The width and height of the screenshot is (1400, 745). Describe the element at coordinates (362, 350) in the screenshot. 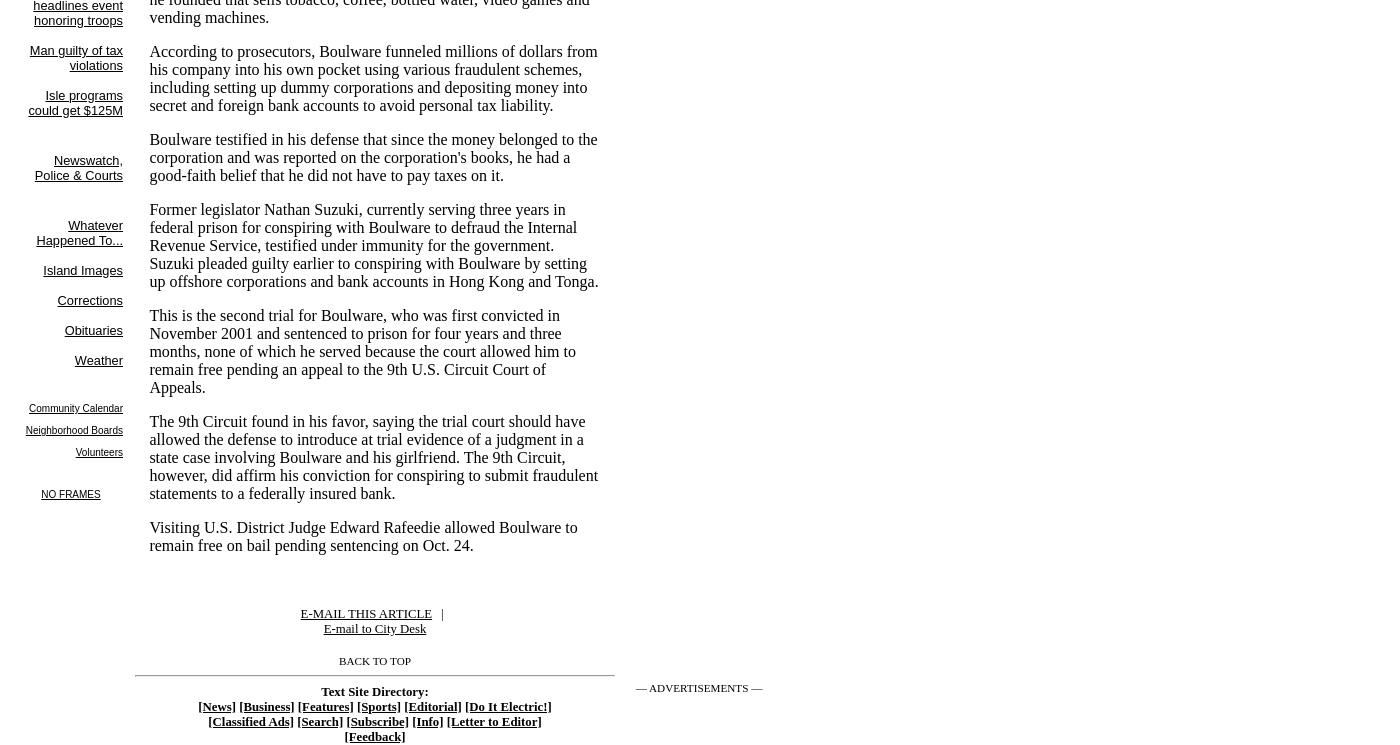

I see `'This is the second trial for Boulware, who was first convicted in November 2001 and sentenced to prison for four years and three months, none of which he served because the court allowed him to remain free pending an appeal to the 9th U.S. Circuit Court of Appeals.'` at that location.